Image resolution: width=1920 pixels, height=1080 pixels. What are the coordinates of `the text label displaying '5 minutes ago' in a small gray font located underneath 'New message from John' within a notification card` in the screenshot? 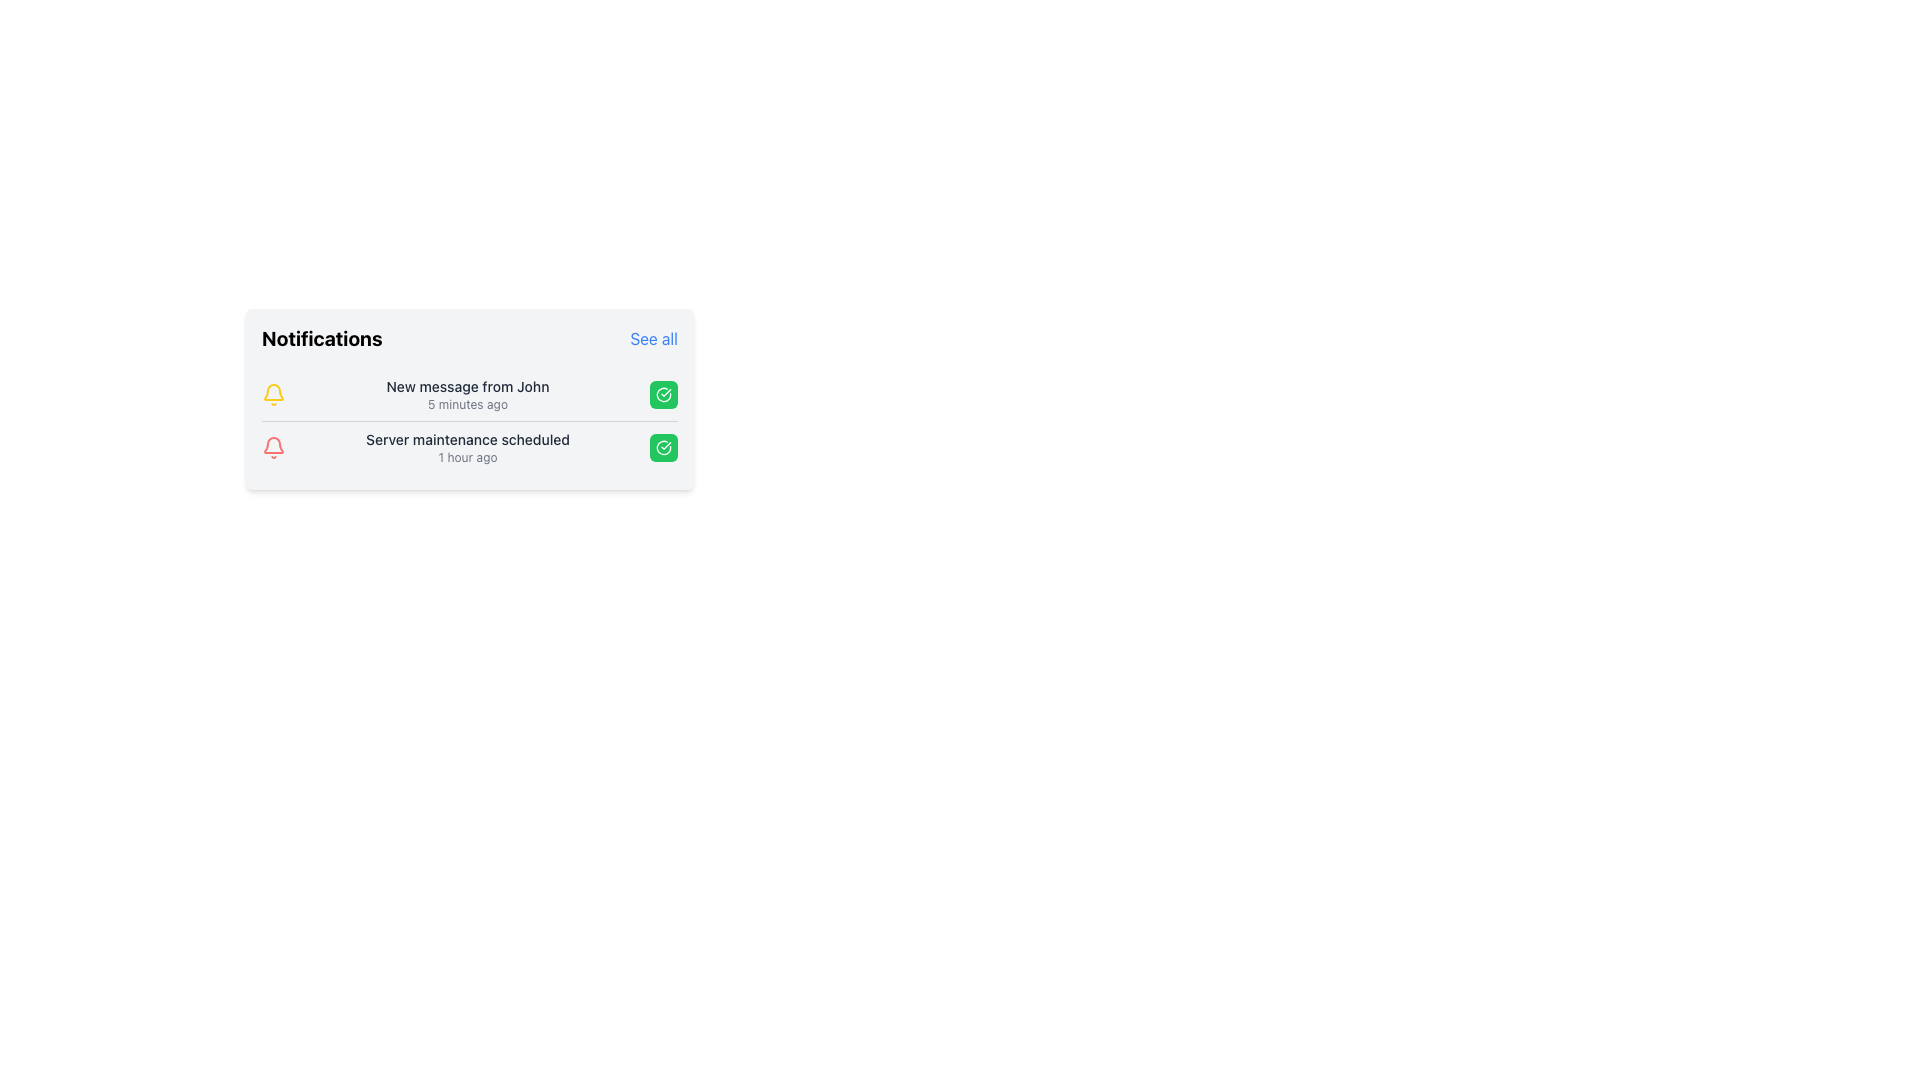 It's located at (466, 405).